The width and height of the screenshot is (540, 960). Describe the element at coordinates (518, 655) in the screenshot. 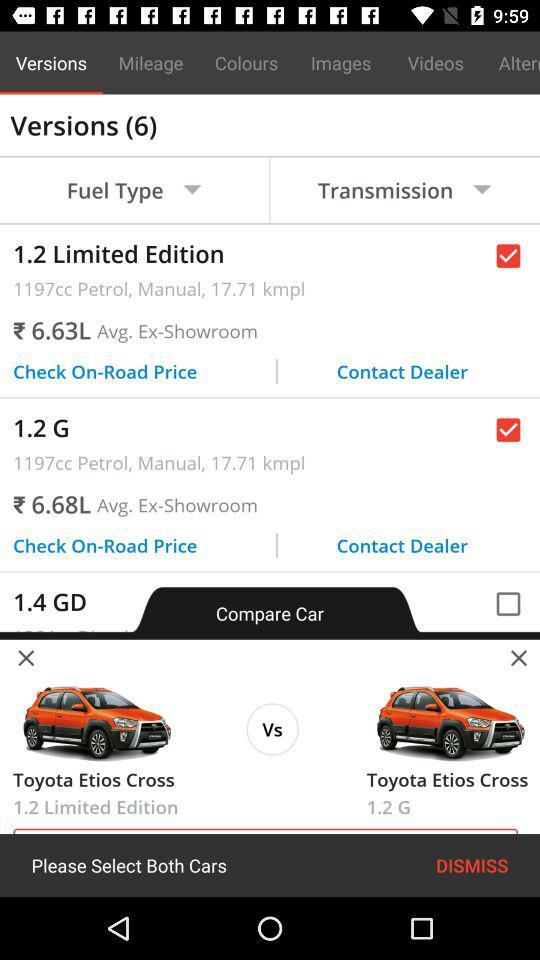

I see `the close icon` at that location.